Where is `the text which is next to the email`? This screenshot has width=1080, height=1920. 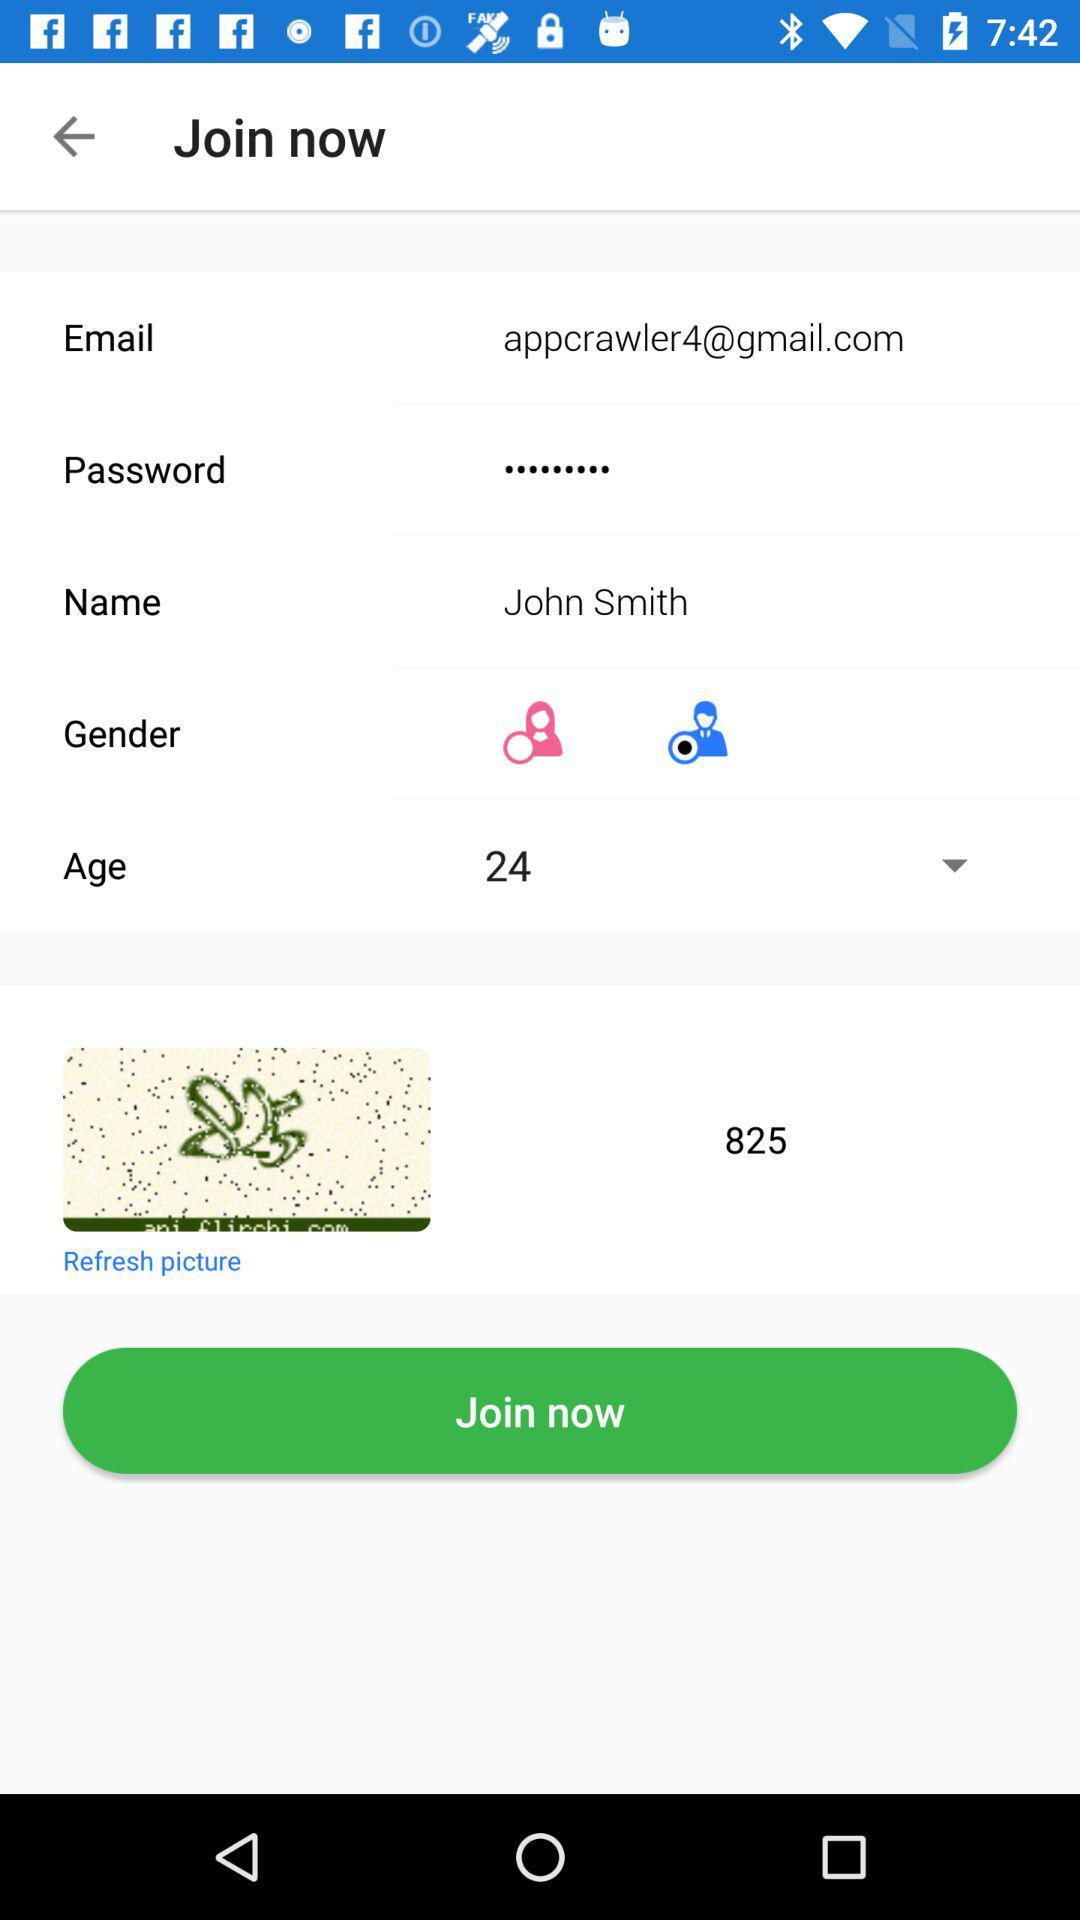
the text which is next to the email is located at coordinates (740, 337).